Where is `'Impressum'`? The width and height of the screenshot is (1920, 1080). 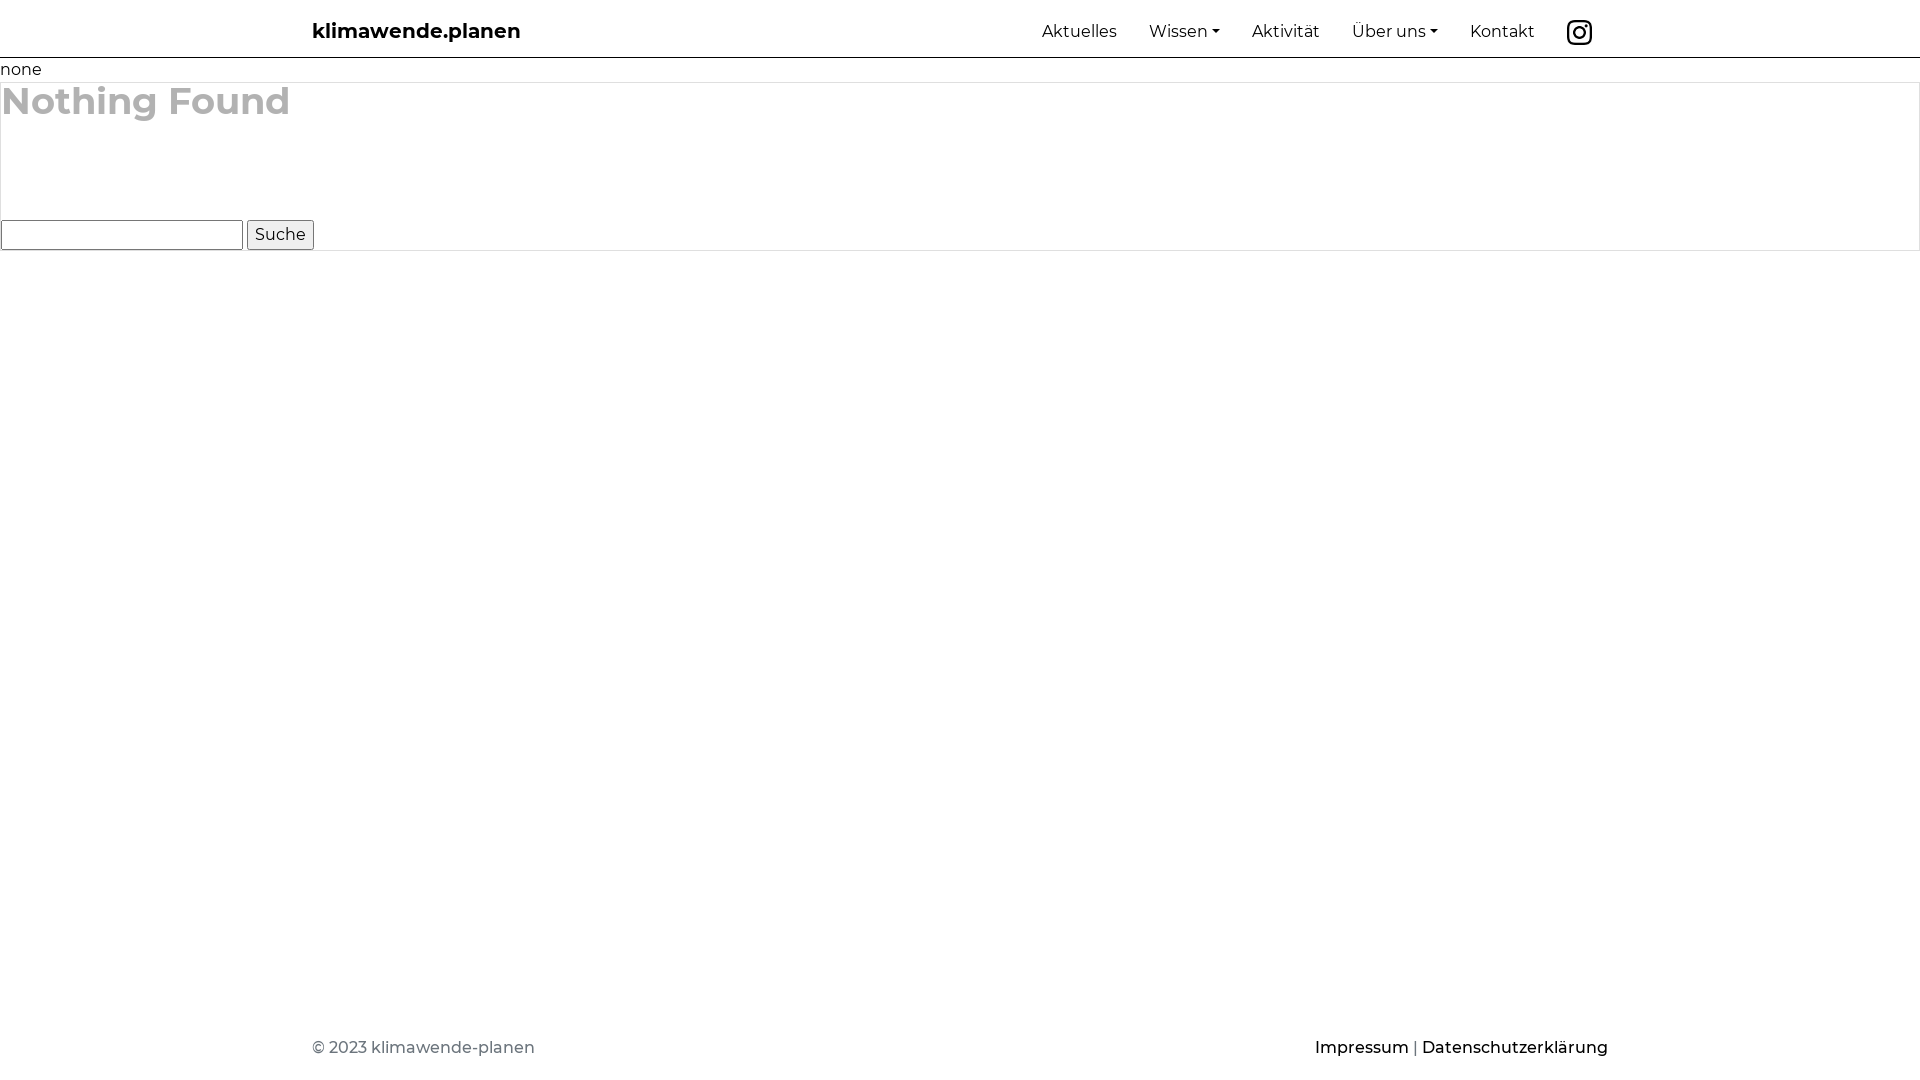 'Impressum' is located at coordinates (1361, 1046).